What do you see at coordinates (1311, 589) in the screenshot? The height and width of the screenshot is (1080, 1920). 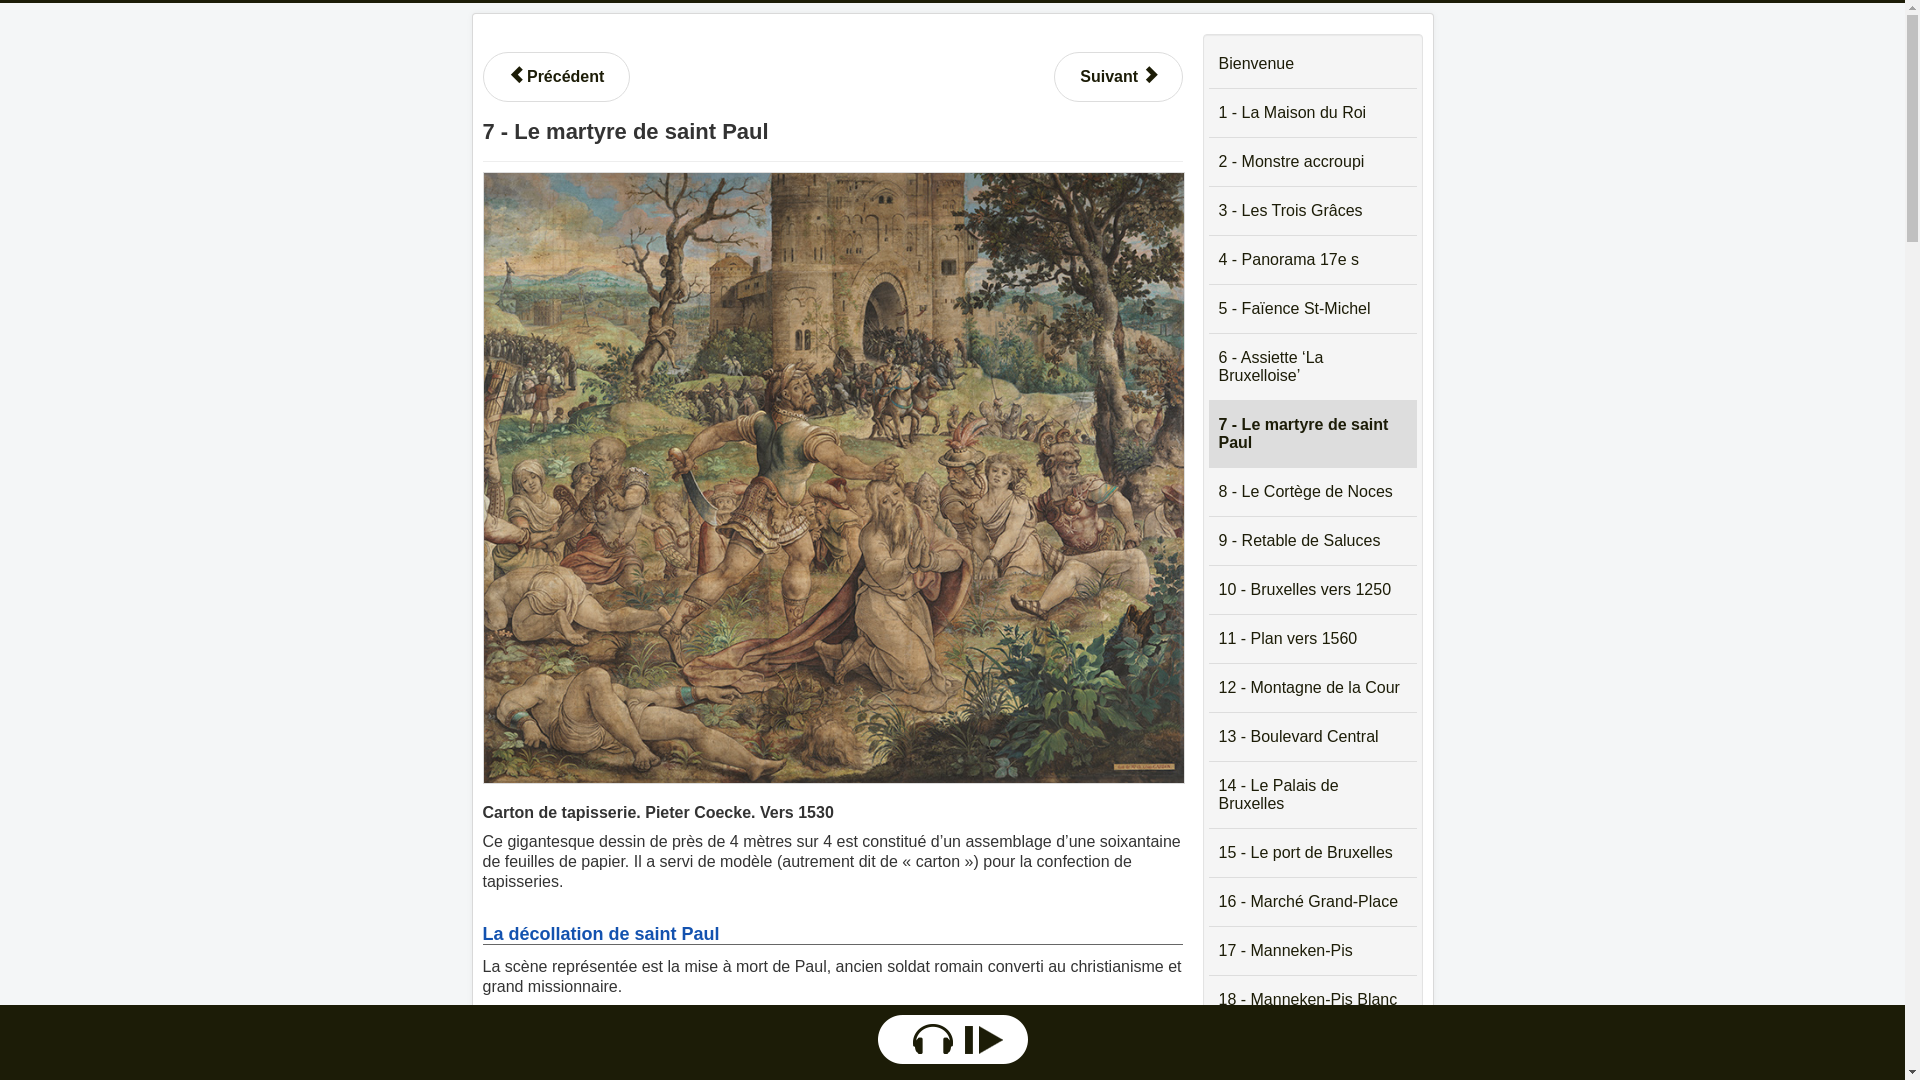 I see `'10 - Bruxelles vers 1250'` at bounding box center [1311, 589].